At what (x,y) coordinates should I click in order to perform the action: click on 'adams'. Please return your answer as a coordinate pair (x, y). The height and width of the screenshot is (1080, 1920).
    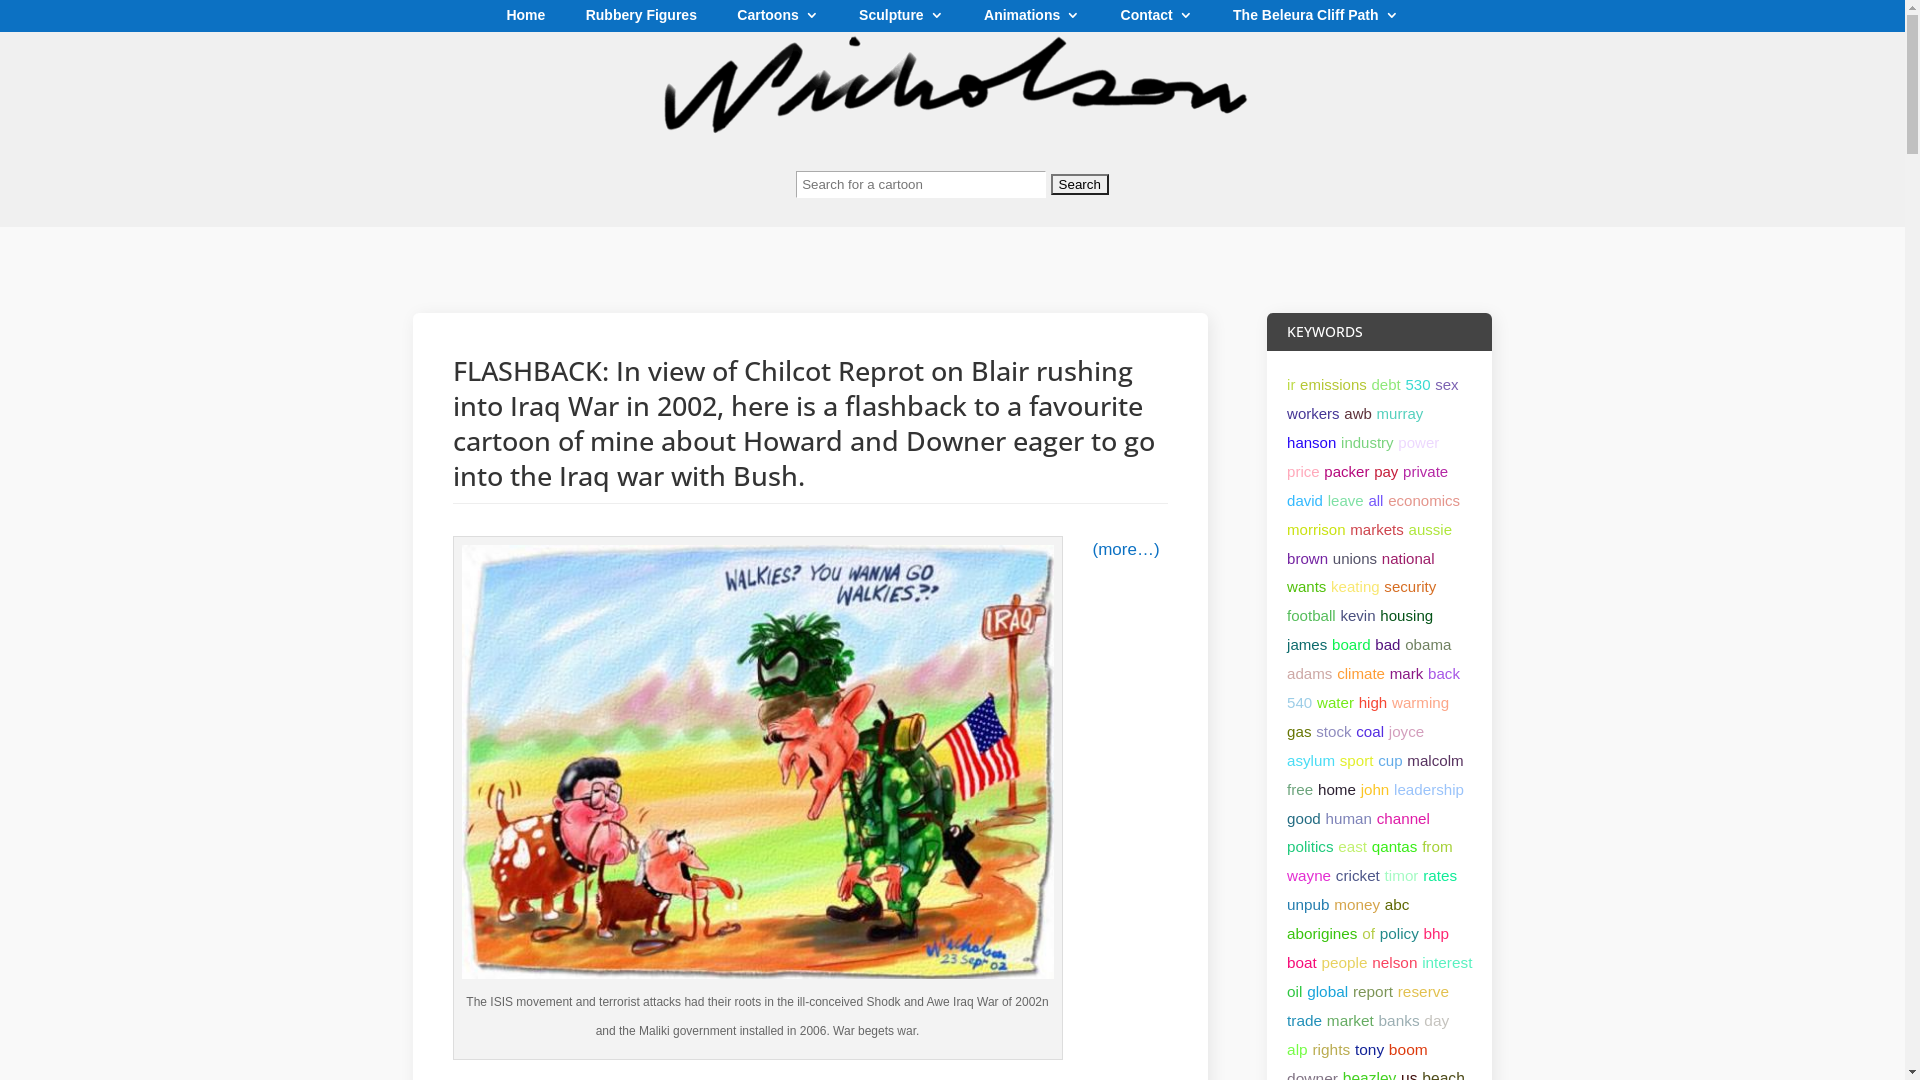
    Looking at the image, I should click on (1309, 673).